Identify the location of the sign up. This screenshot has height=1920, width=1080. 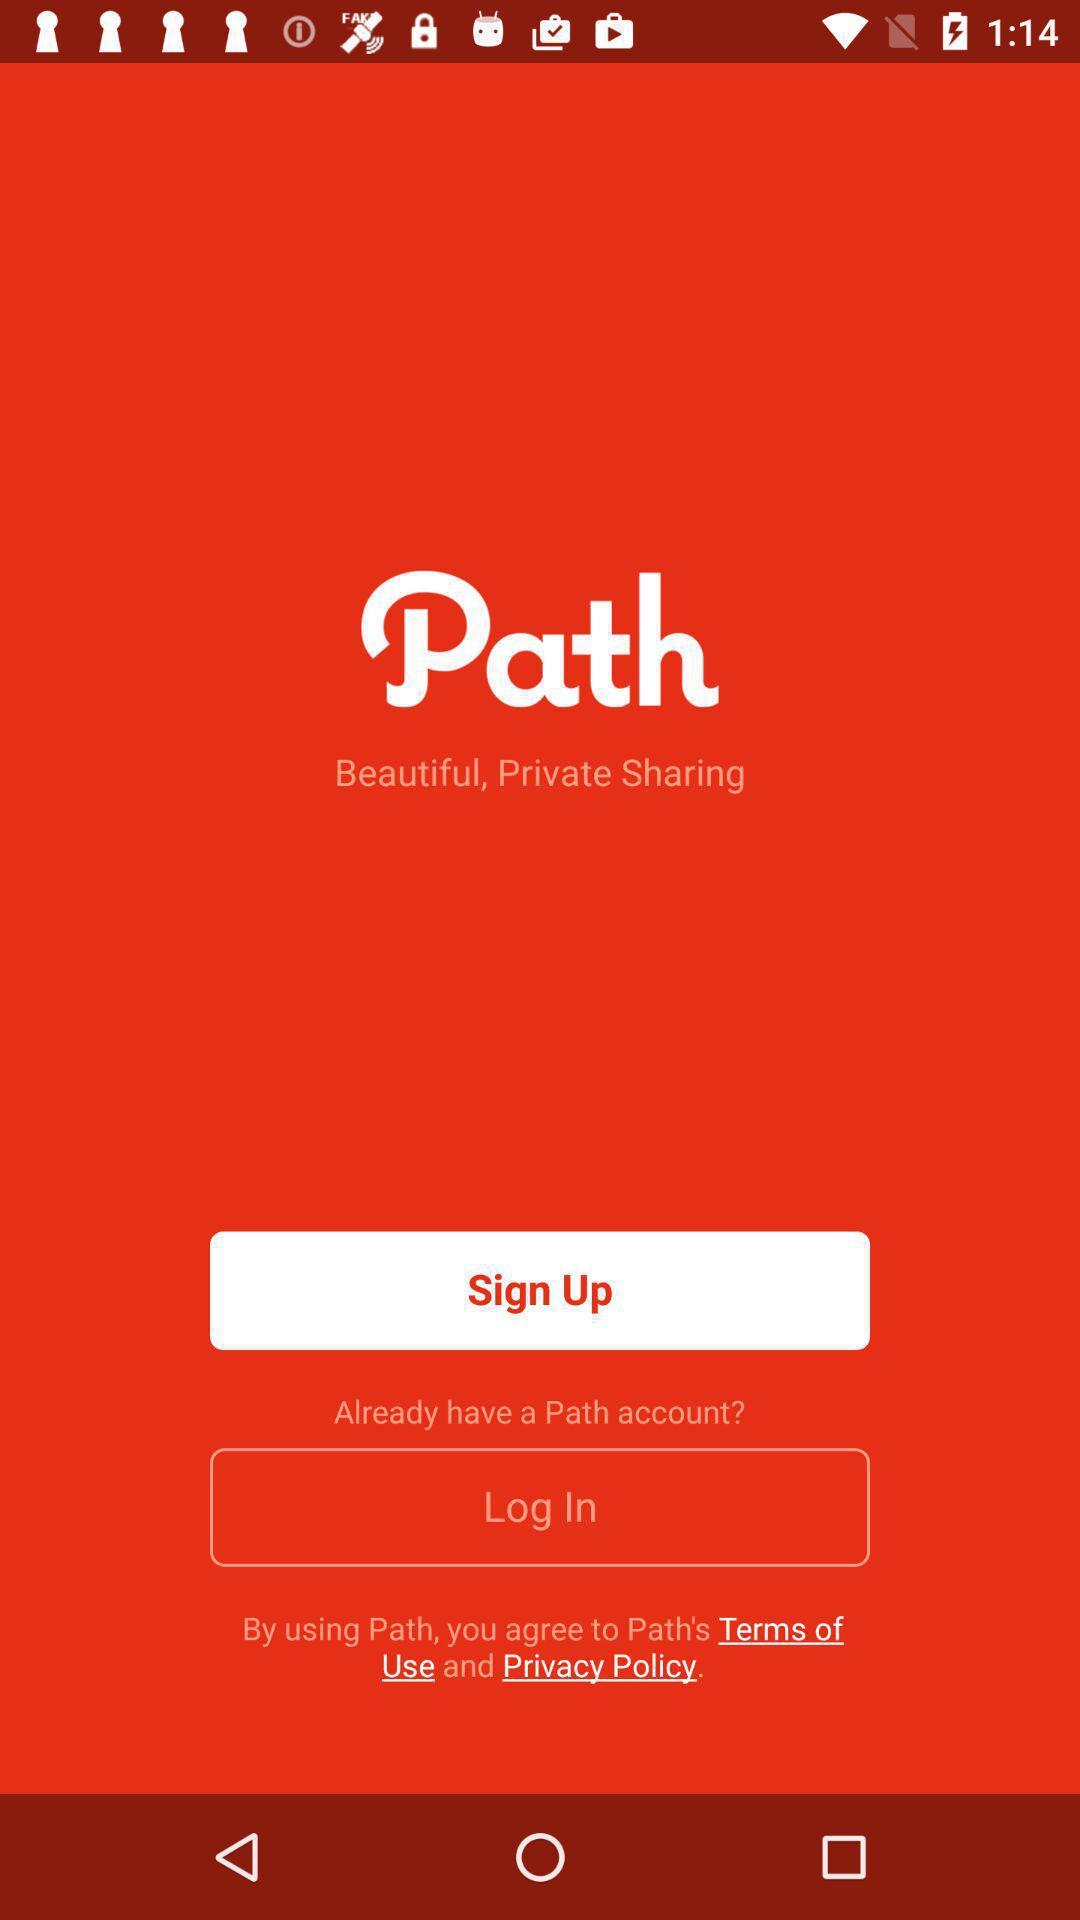
(540, 1290).